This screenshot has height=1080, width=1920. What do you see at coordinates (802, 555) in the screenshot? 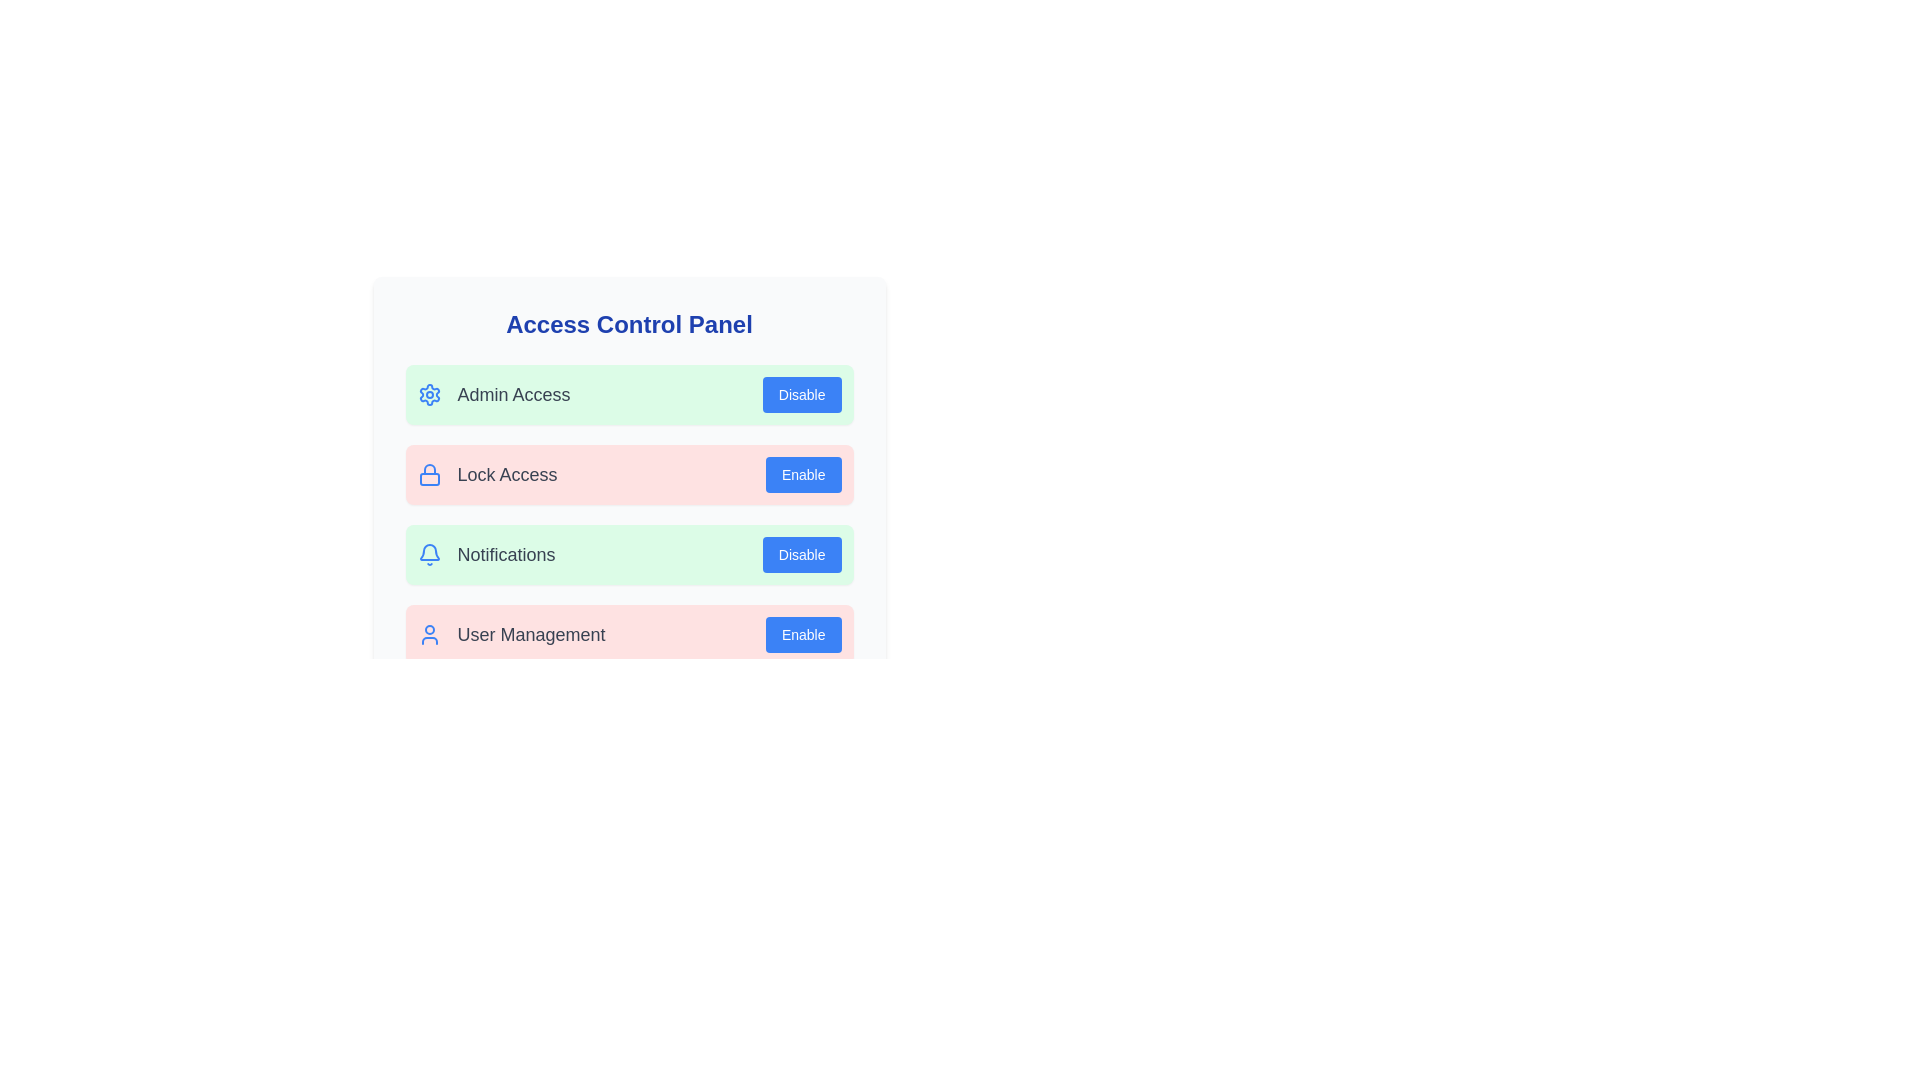
I see `the 'Disable' button for 'Notifications' to toggle its access` at bounding box center [802, 555].